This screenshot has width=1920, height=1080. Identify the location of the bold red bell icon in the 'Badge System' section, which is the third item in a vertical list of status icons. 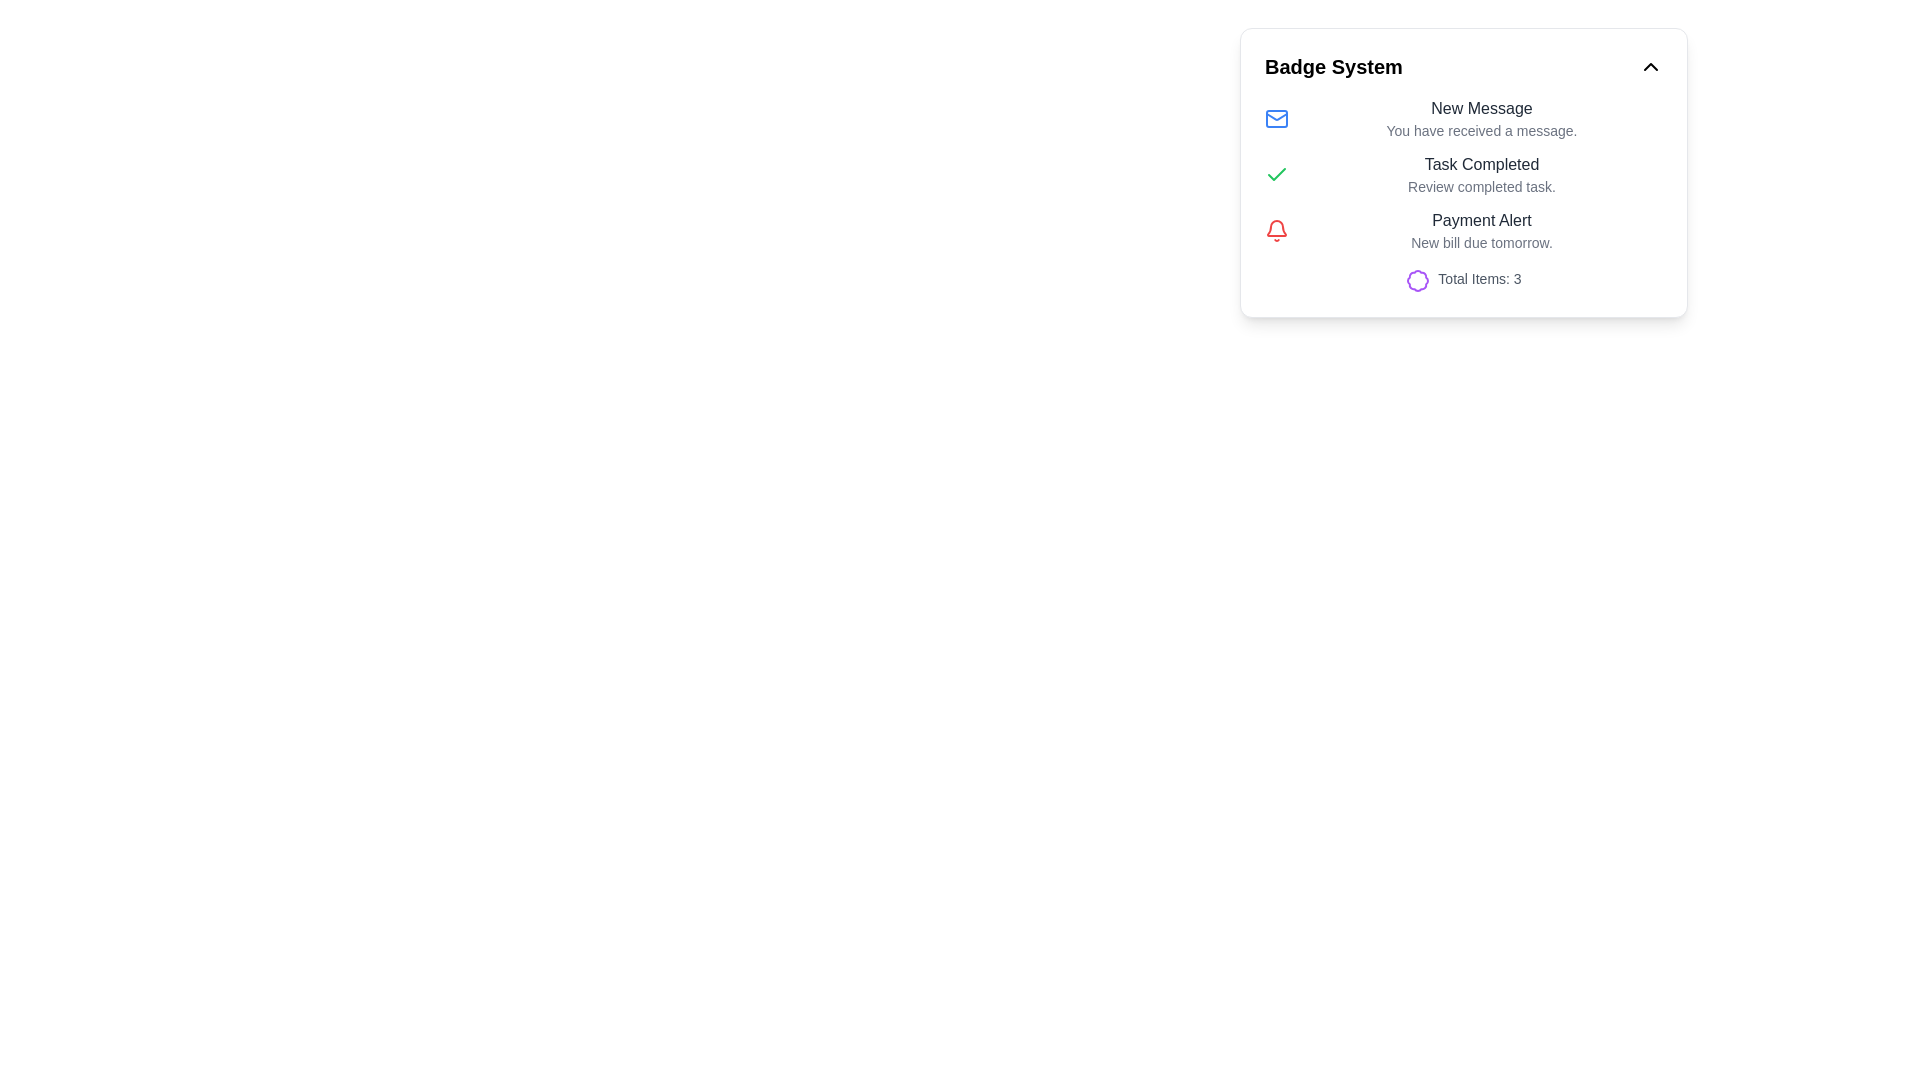
(1275, 227).